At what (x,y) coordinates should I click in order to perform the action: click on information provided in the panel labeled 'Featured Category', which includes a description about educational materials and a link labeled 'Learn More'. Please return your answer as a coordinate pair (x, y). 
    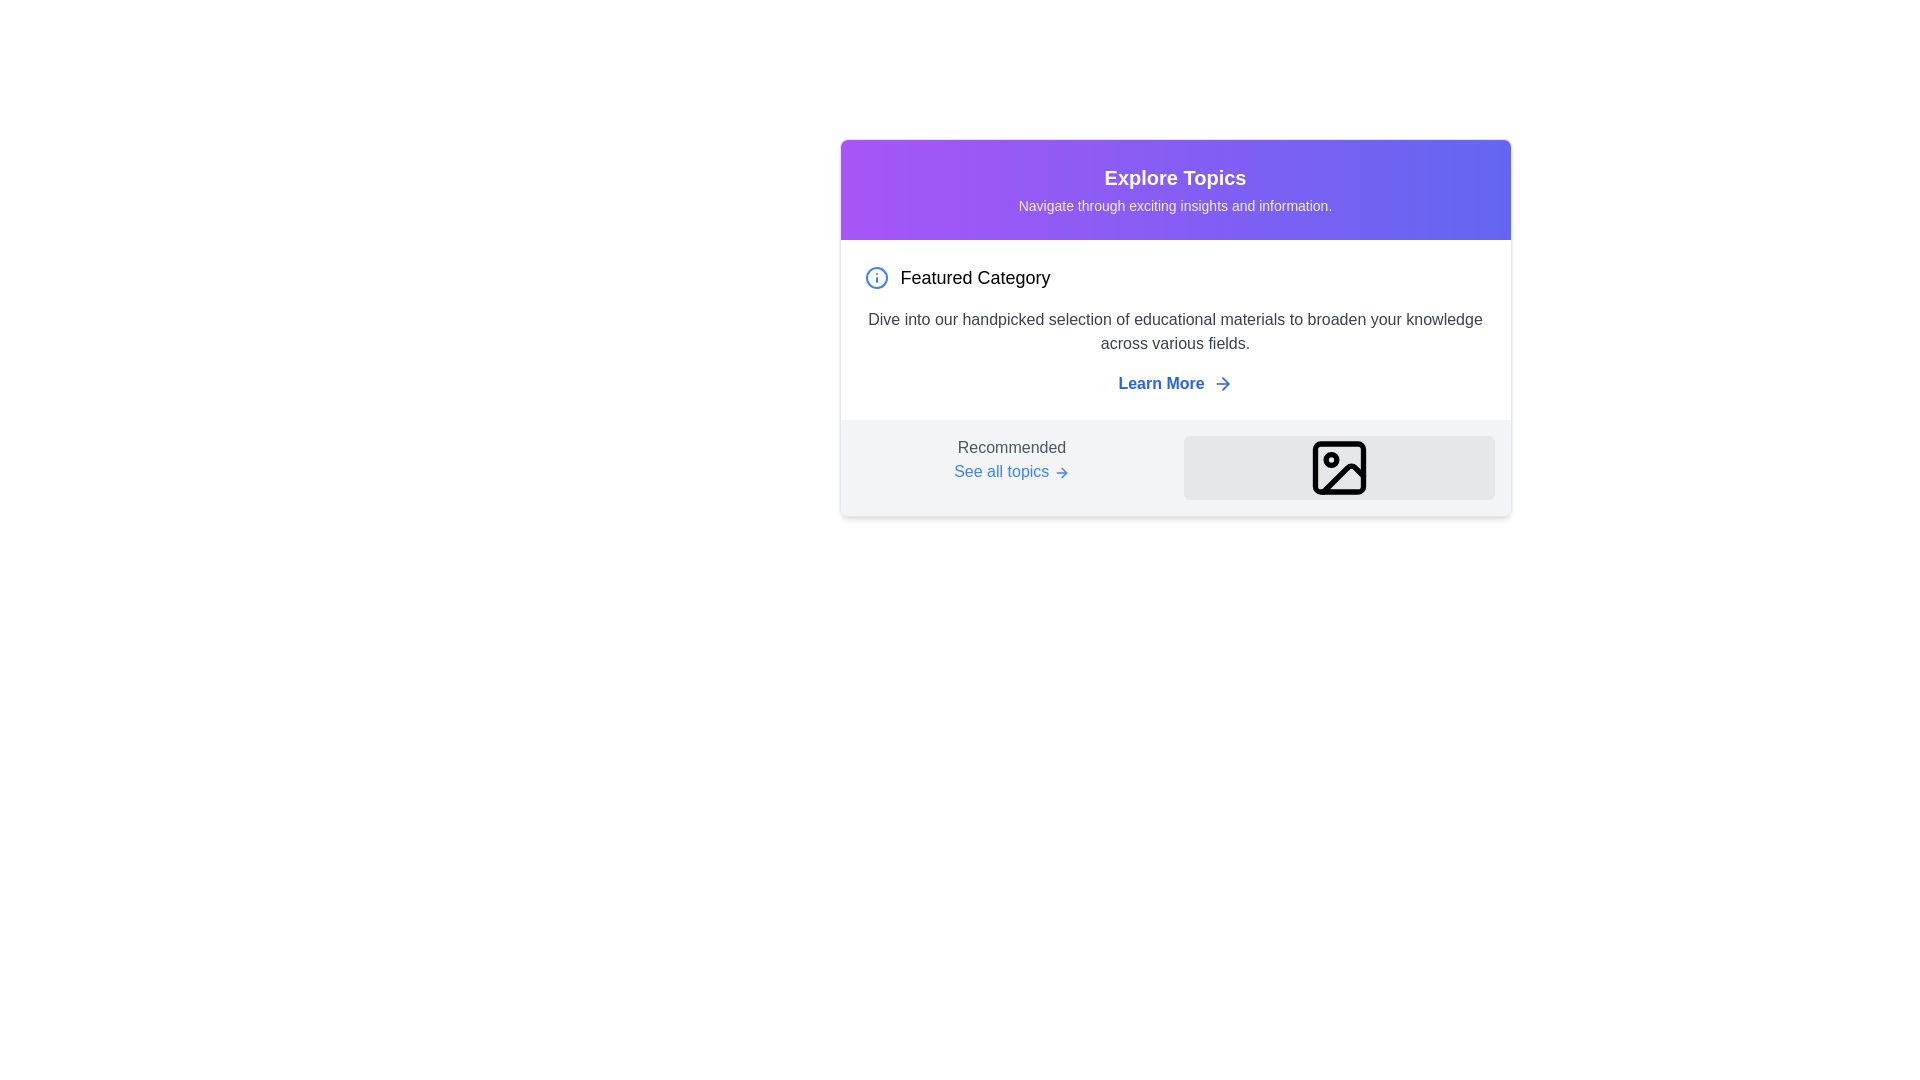
    Looking at the image, I should click on (1175, 329).